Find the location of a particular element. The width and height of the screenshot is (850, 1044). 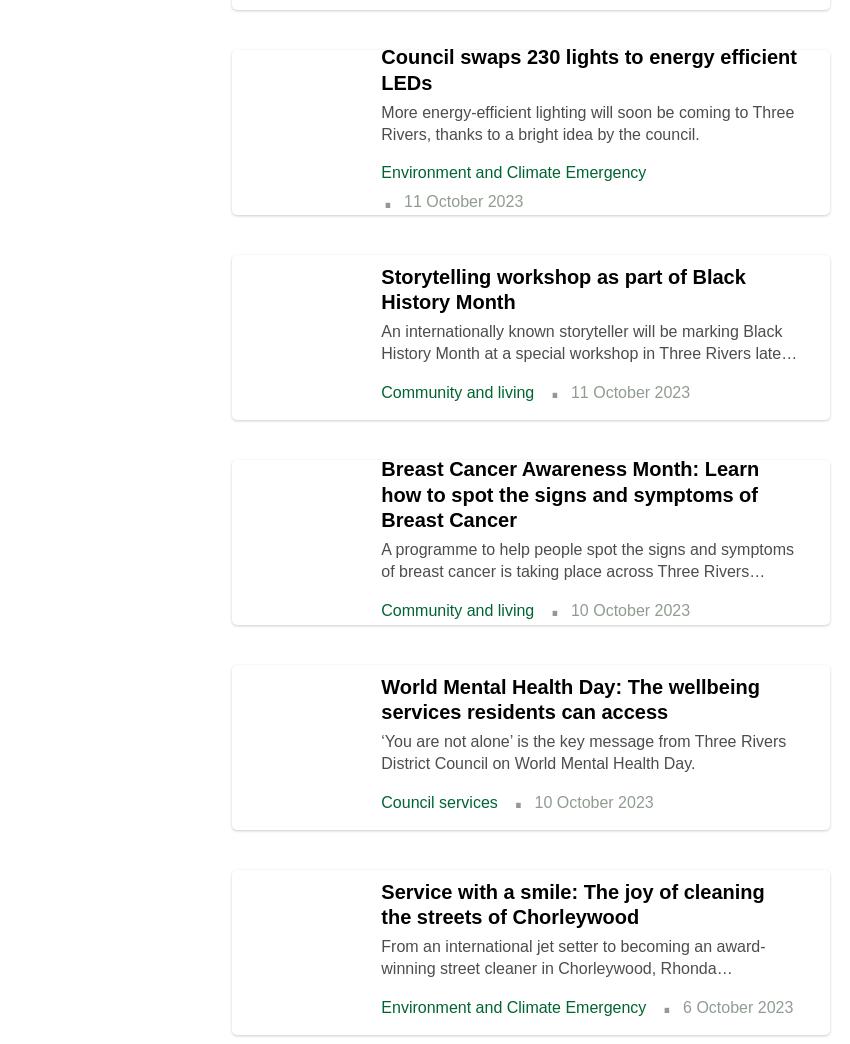

'An internationally known storyteller will be marking Black History Month at a special workshop in Three Rivers later this month.' is located at coordinates (379, 352).